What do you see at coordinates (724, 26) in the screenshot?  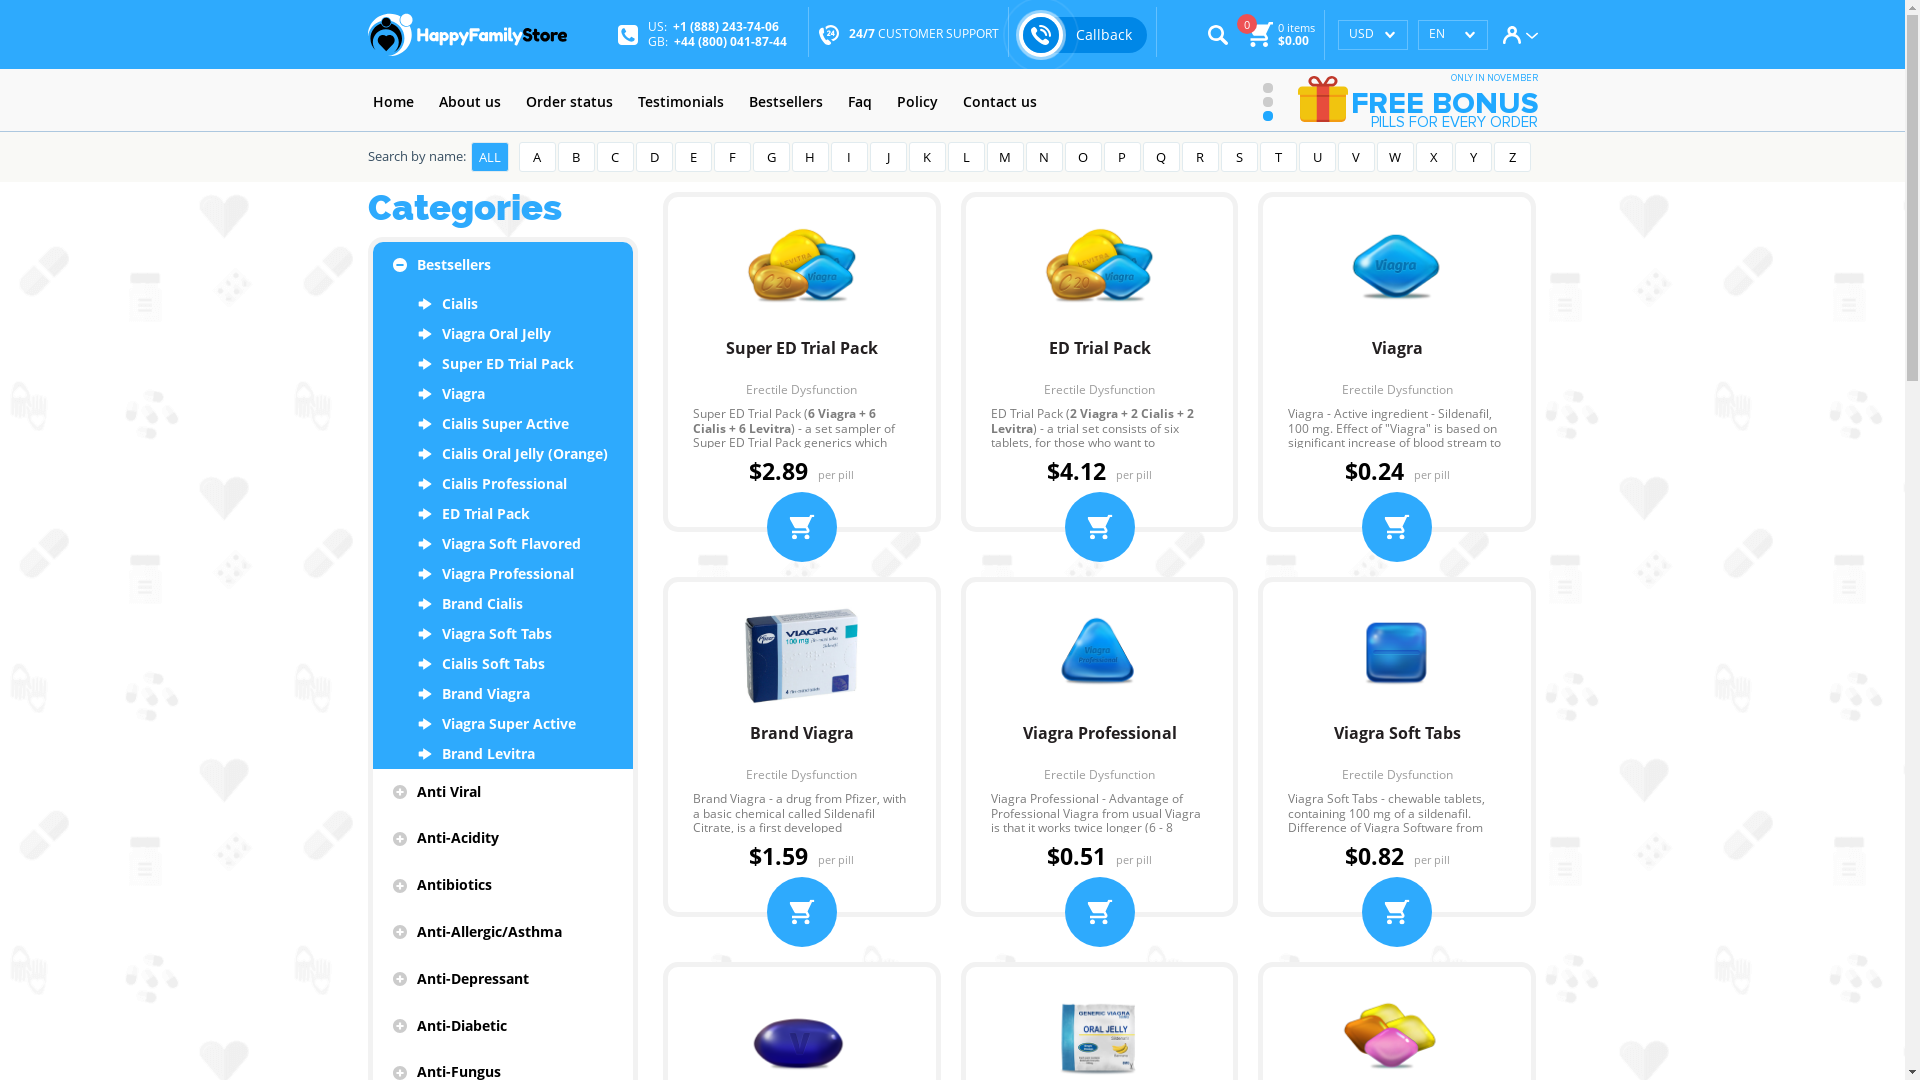 I see `'+1 (888) 243-74-06'` at bounding box center [724, 26].